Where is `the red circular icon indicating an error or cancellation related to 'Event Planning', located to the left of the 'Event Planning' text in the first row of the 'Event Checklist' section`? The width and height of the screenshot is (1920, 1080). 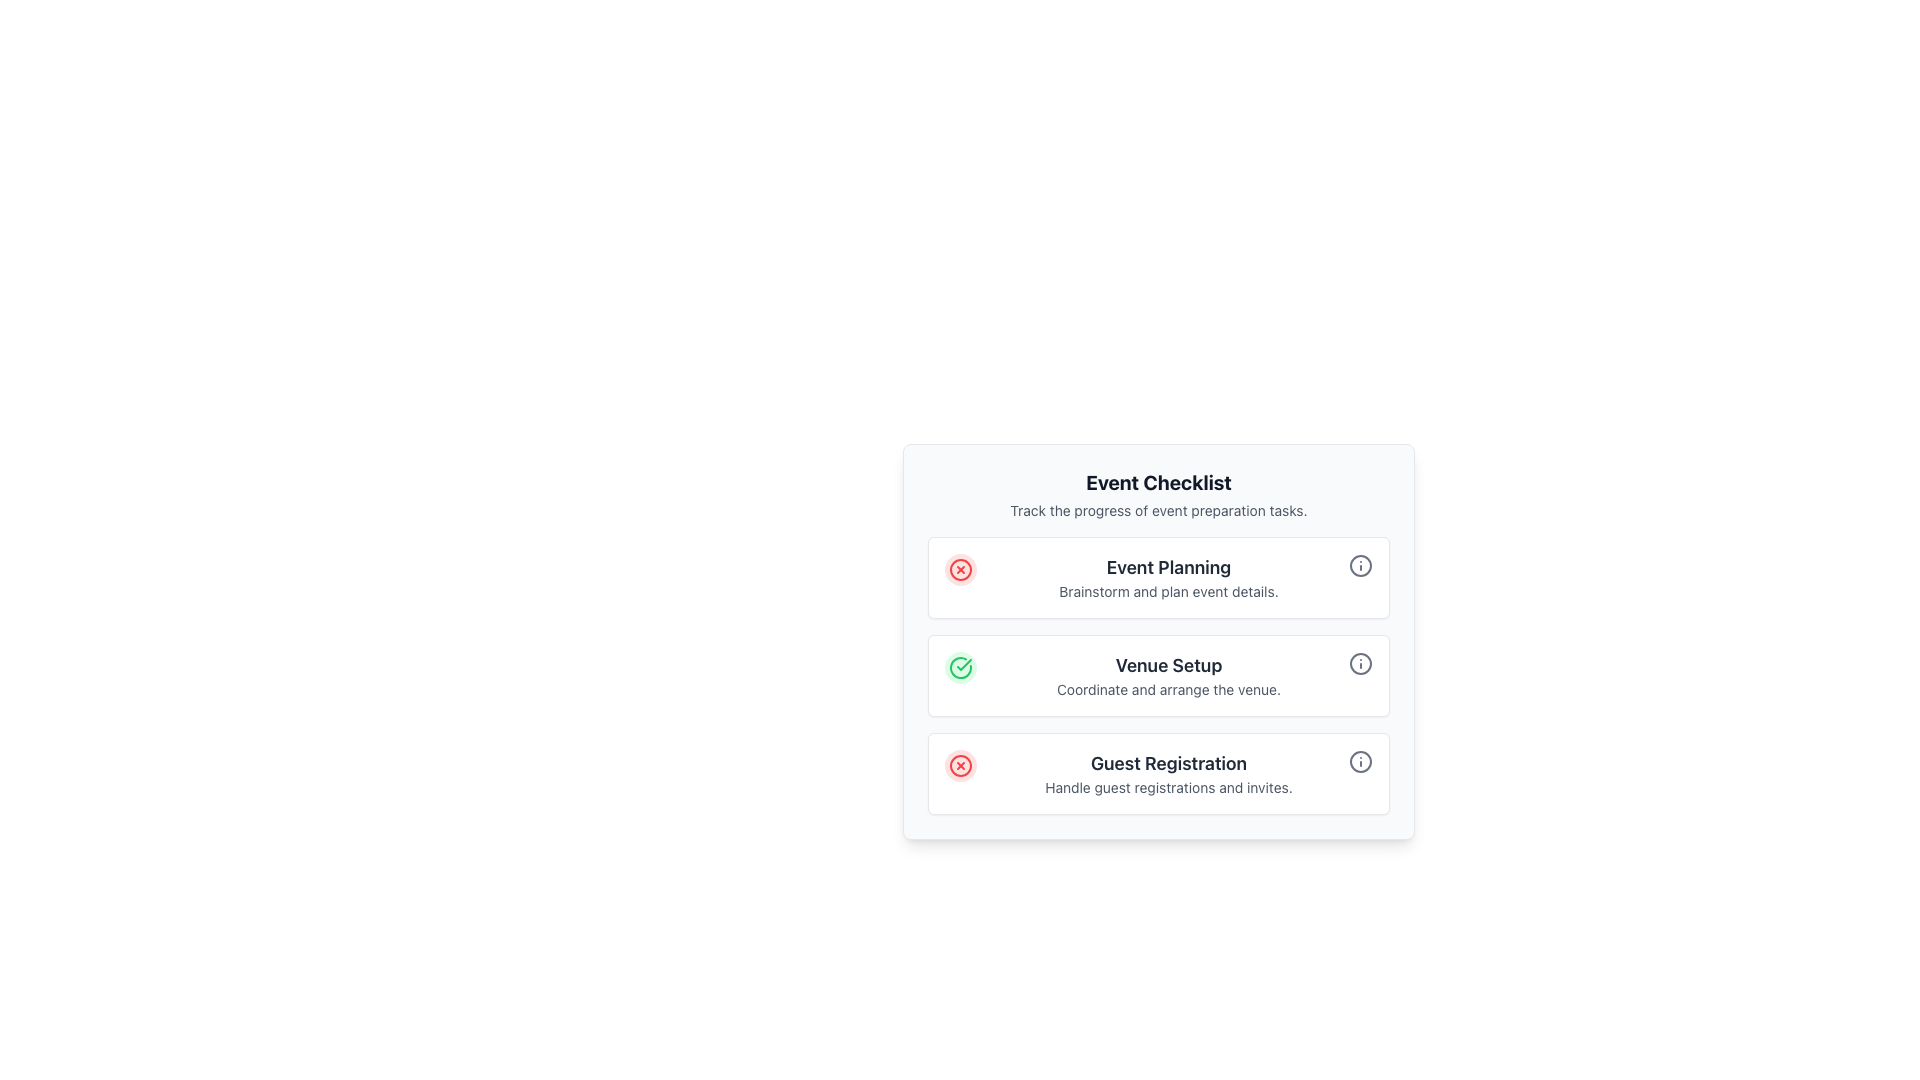 the red circular icon indicating an error or cancellation related to 'Event Planning', located to the left of the 'Event Planning' text in the first row of the 'Event Checklist' section is located at coordinates (960, 570).